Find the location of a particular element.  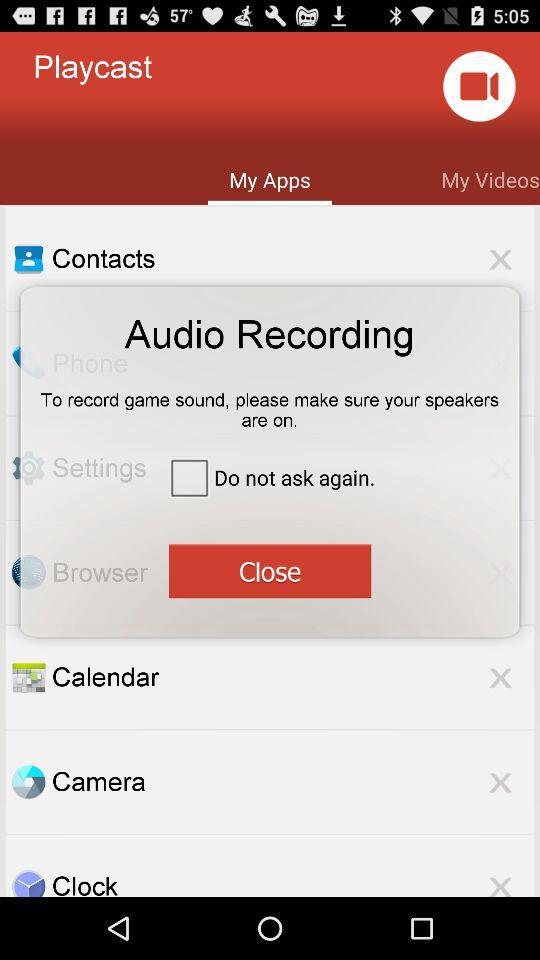

the item below the to record game icon is located at coordinates (269, 477).